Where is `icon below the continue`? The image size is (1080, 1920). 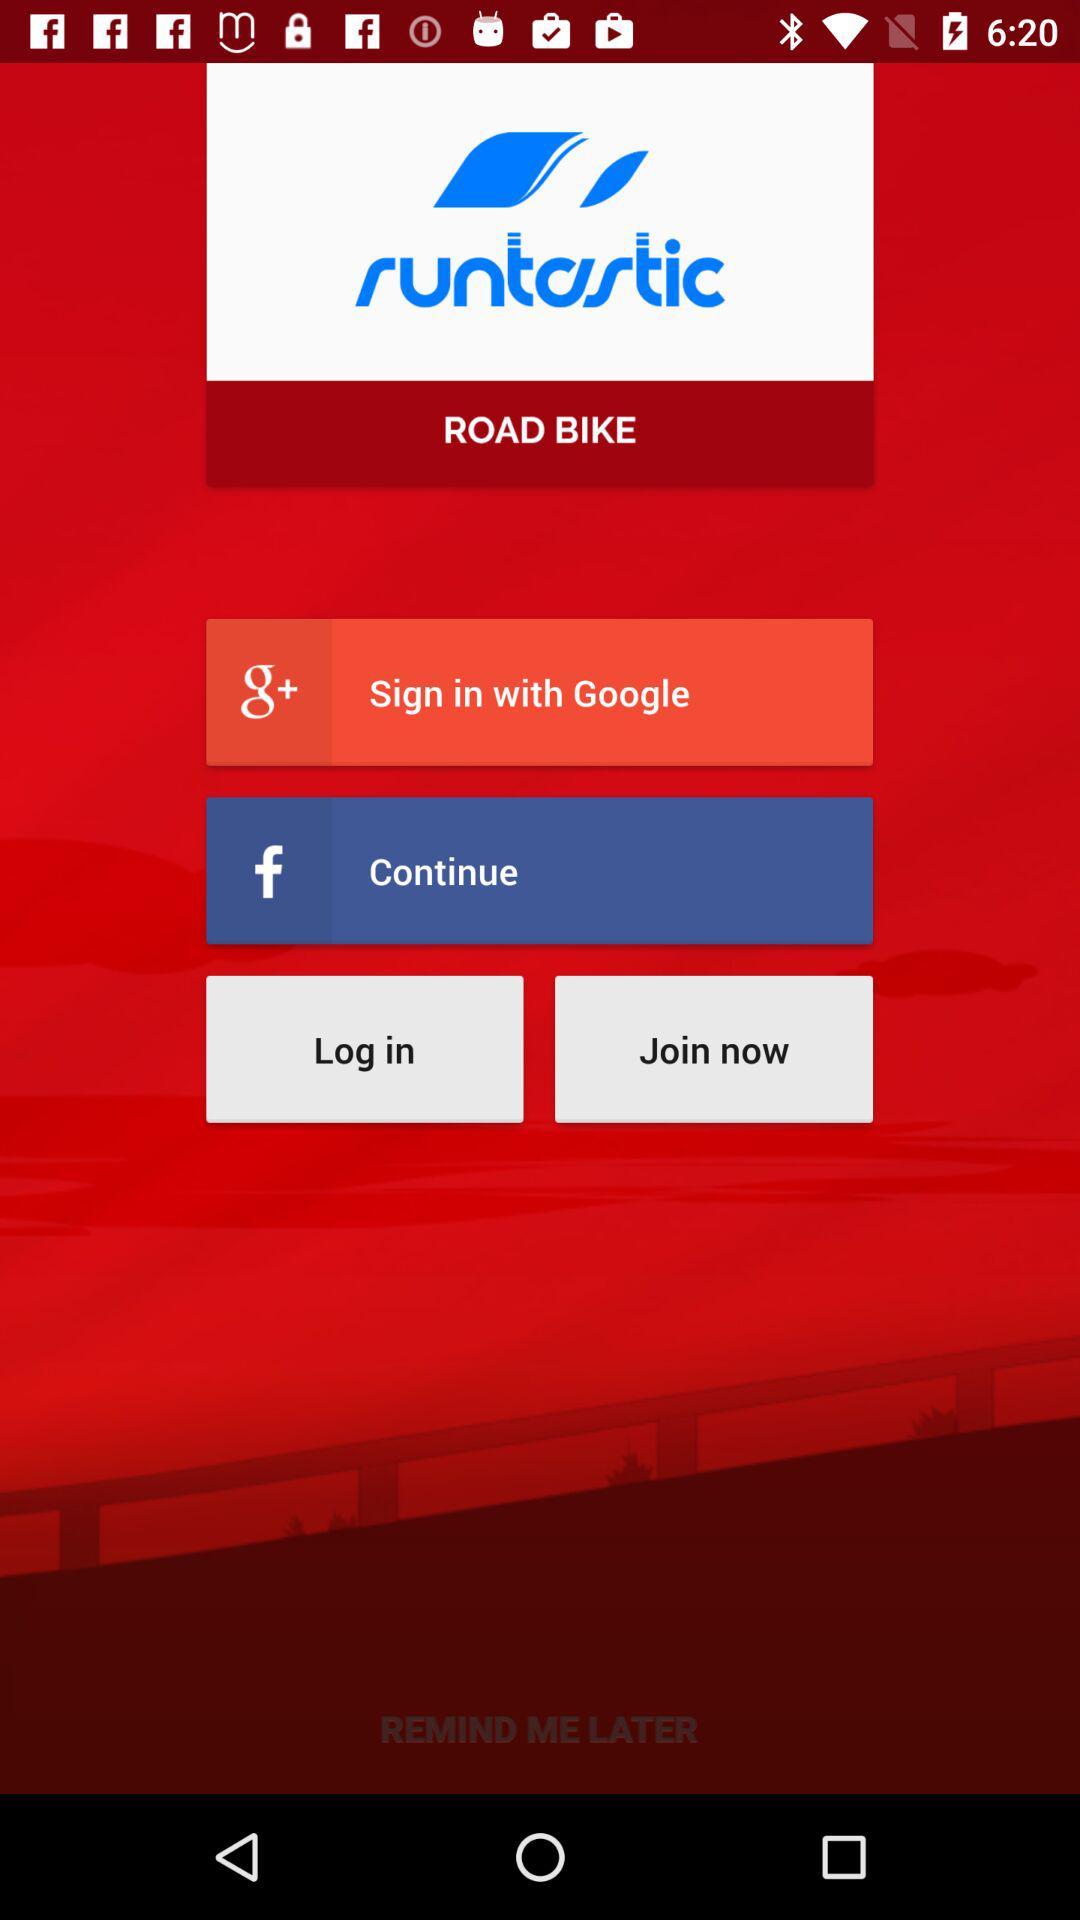 icon below the continue is located at coordinates (364, 1048).